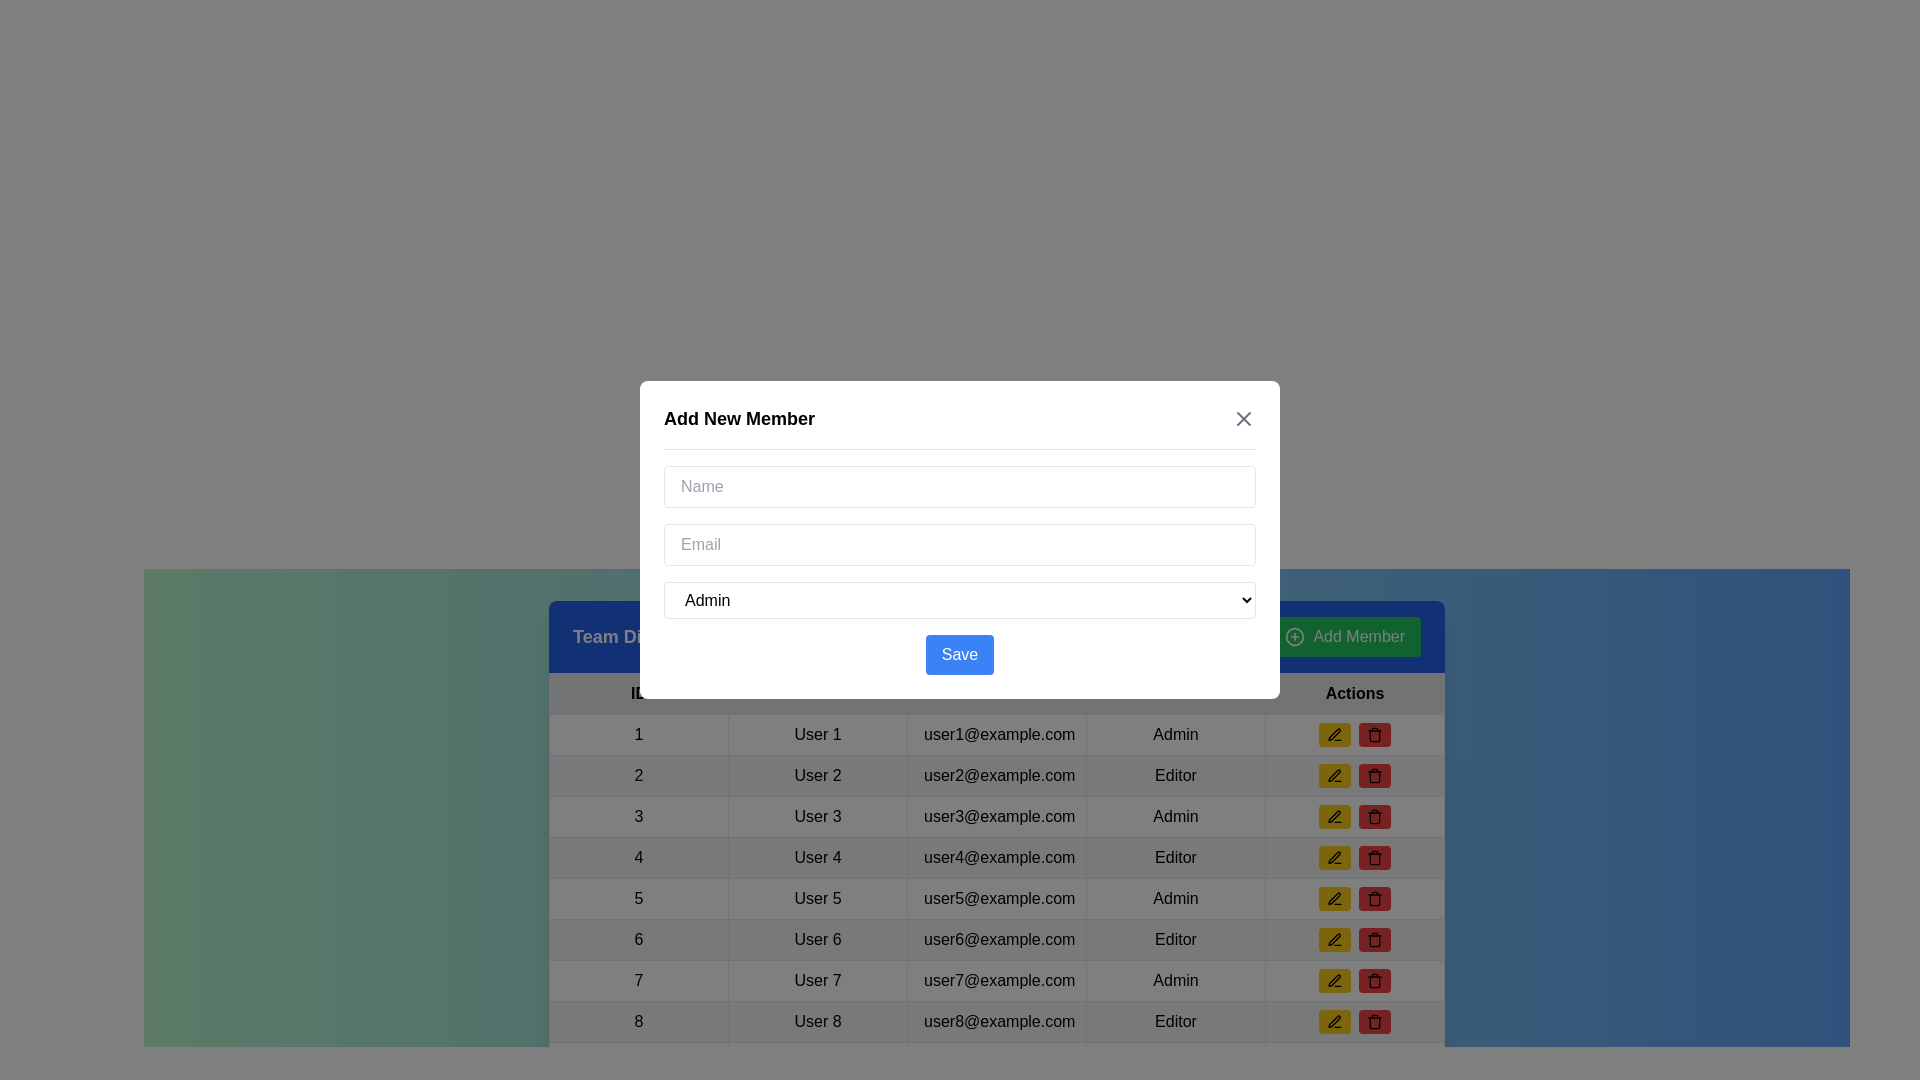  I want to click on the red button with rounded corners containing a black trash icon, located in the 'Actions' column next to 'User 6', so click(1373, 897).